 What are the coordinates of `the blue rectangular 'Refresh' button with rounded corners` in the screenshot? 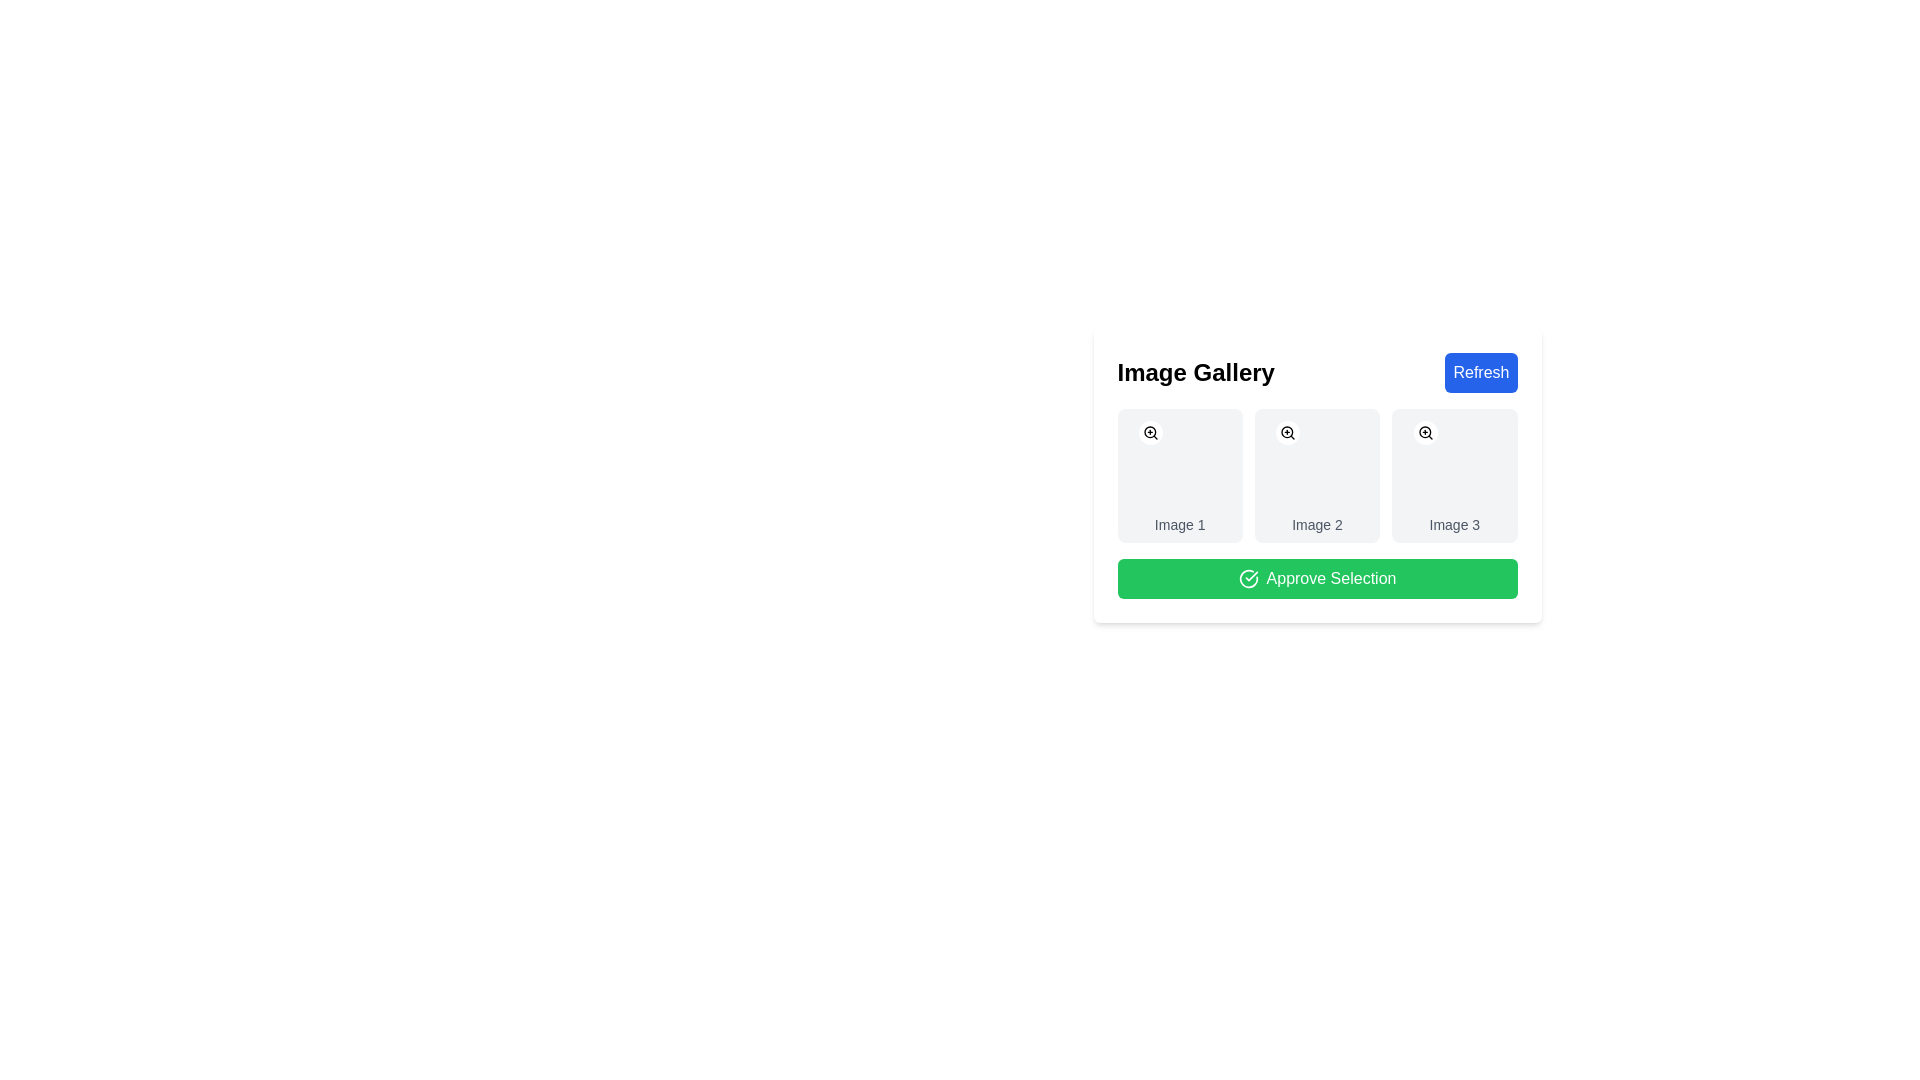 It's located at (1481, 373).